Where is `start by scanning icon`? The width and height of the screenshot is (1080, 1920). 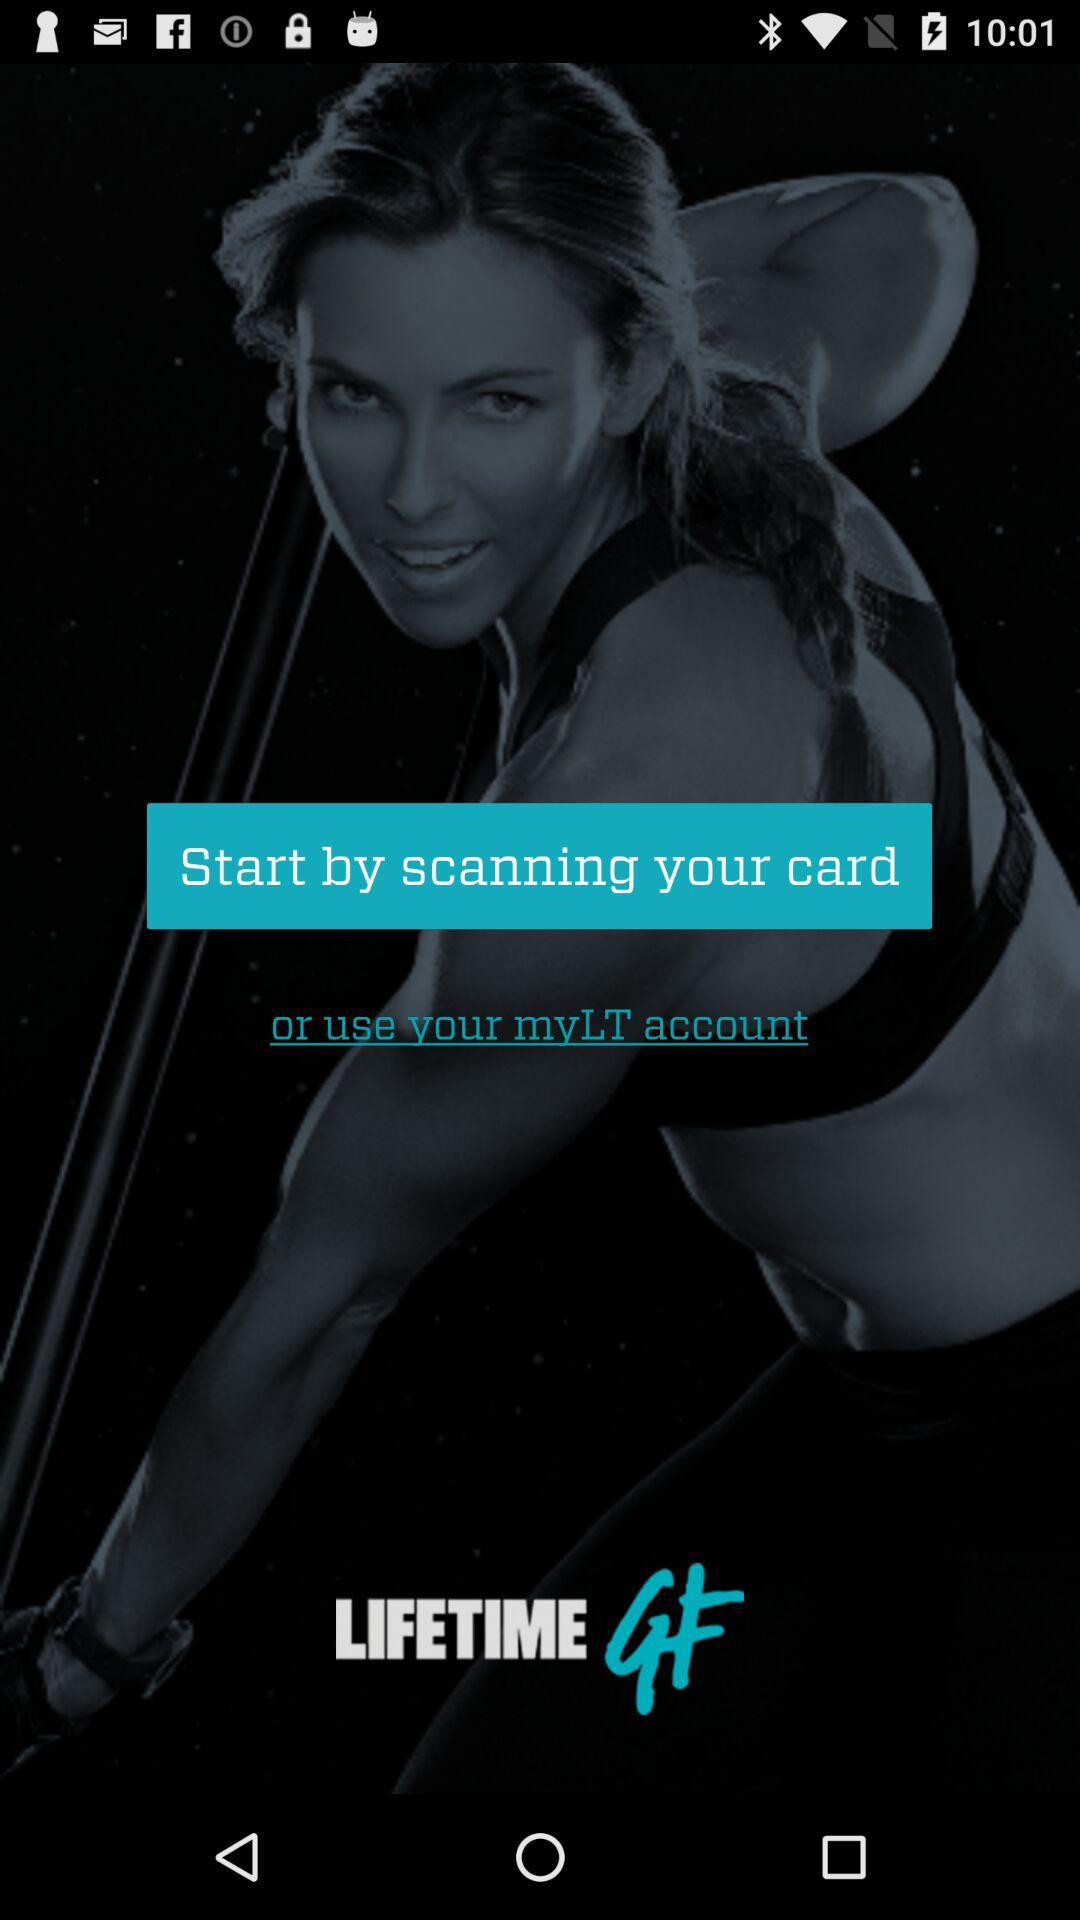
start by scanning icon is located at coordinates (538, 866).